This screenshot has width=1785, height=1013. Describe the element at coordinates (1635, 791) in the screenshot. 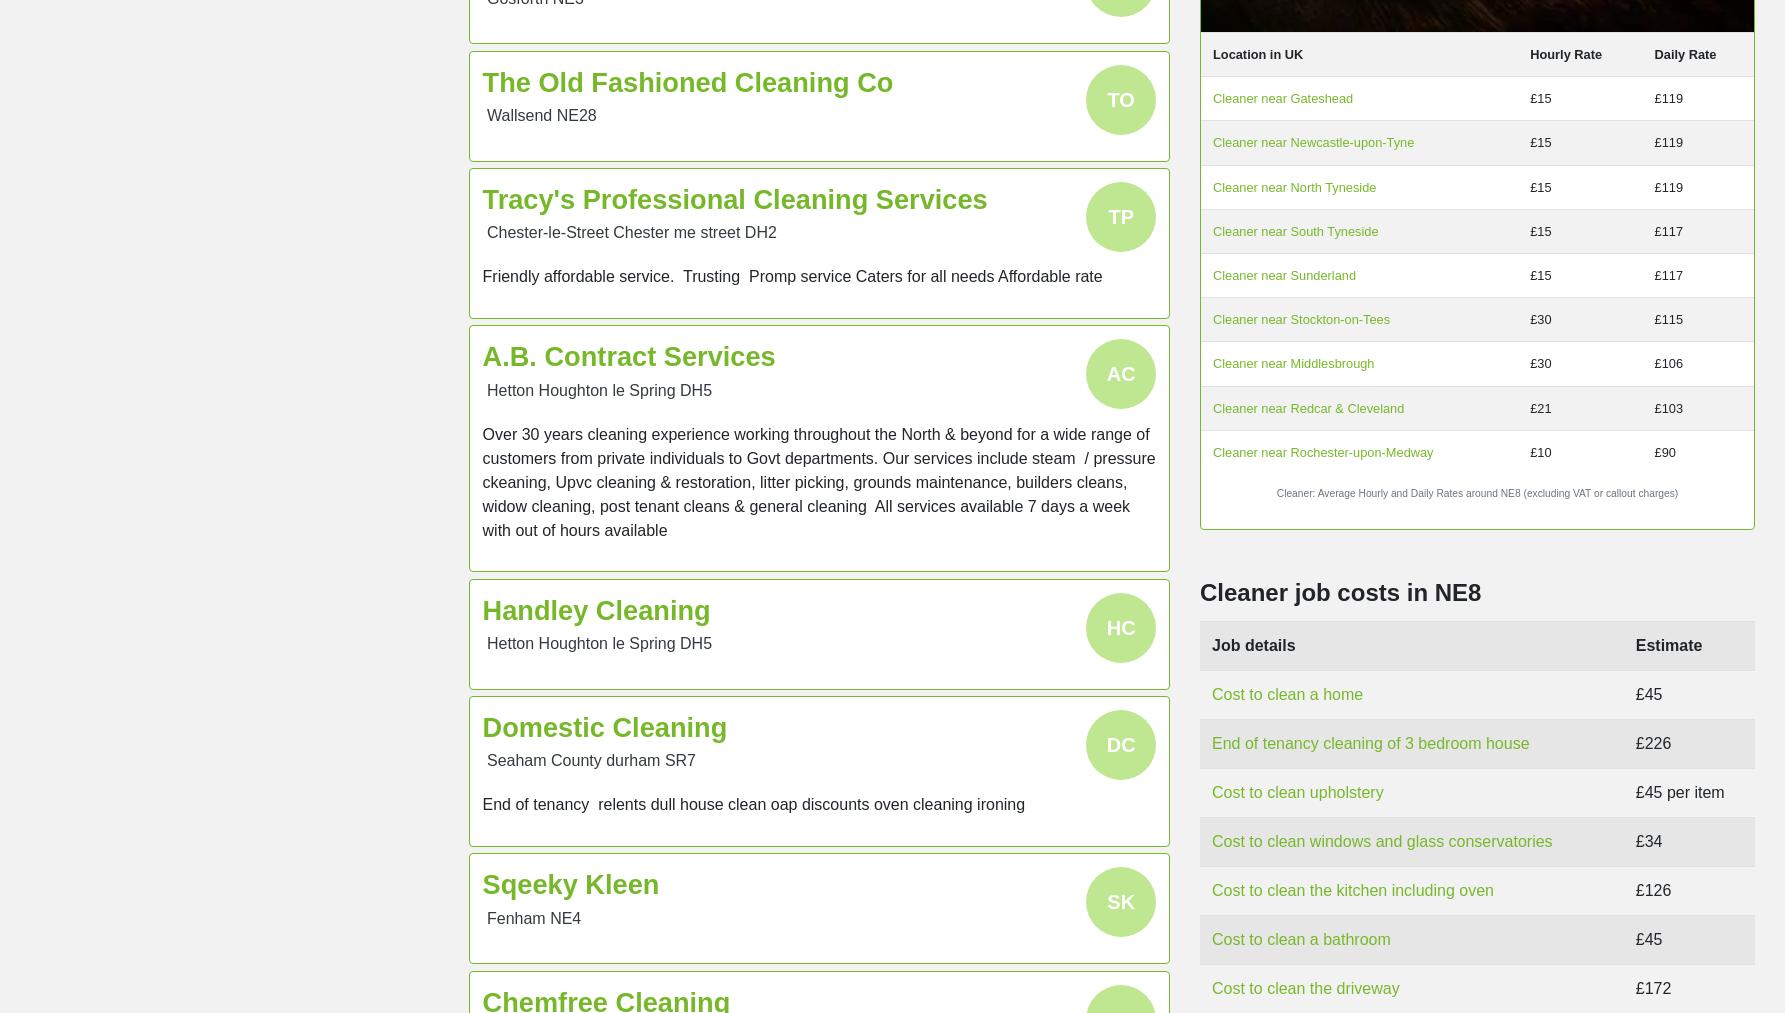

I see `'£45 per item'` at that location.